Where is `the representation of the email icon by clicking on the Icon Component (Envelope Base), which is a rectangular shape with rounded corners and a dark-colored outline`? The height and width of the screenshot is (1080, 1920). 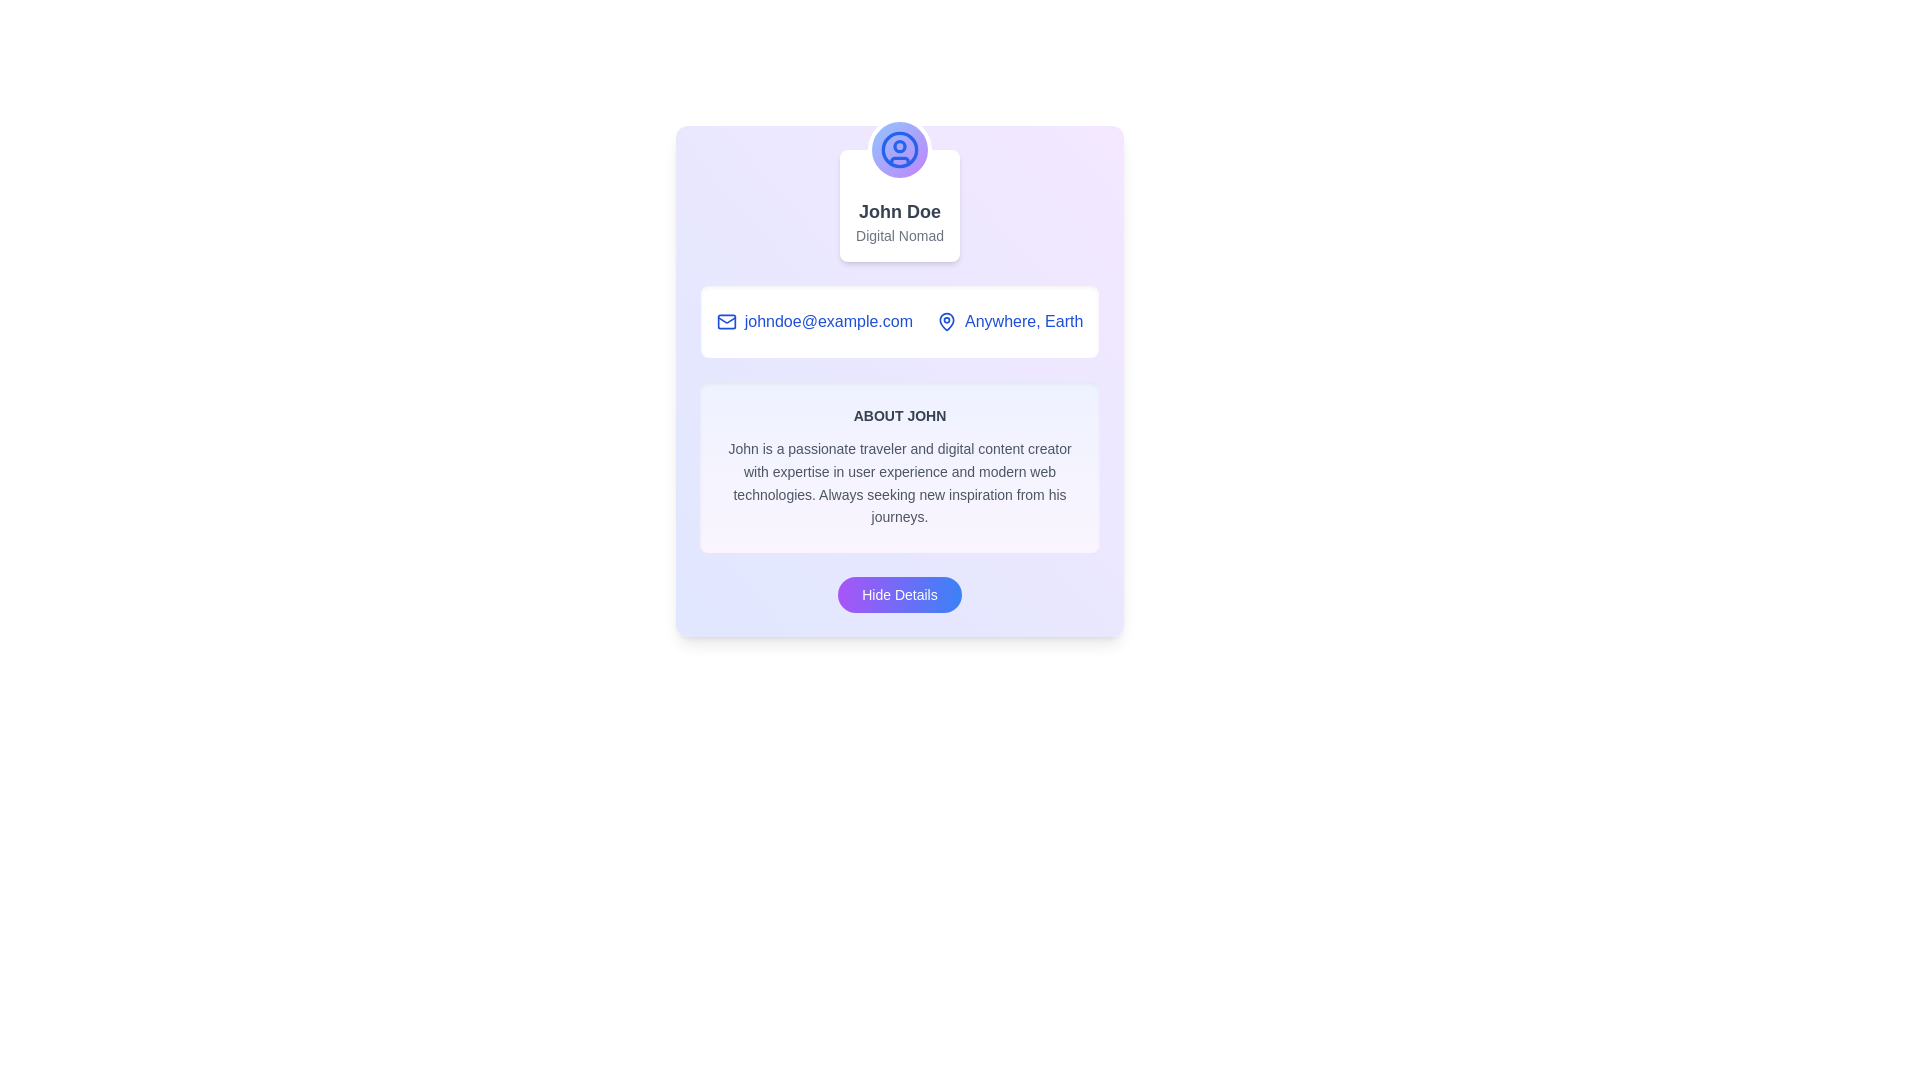
the representation of the email icon by clicking on the Icon Component (Envelope Base), which is a rectangular shape with rounded corners and a dark-colored outline is located at coordinates (725, 320).